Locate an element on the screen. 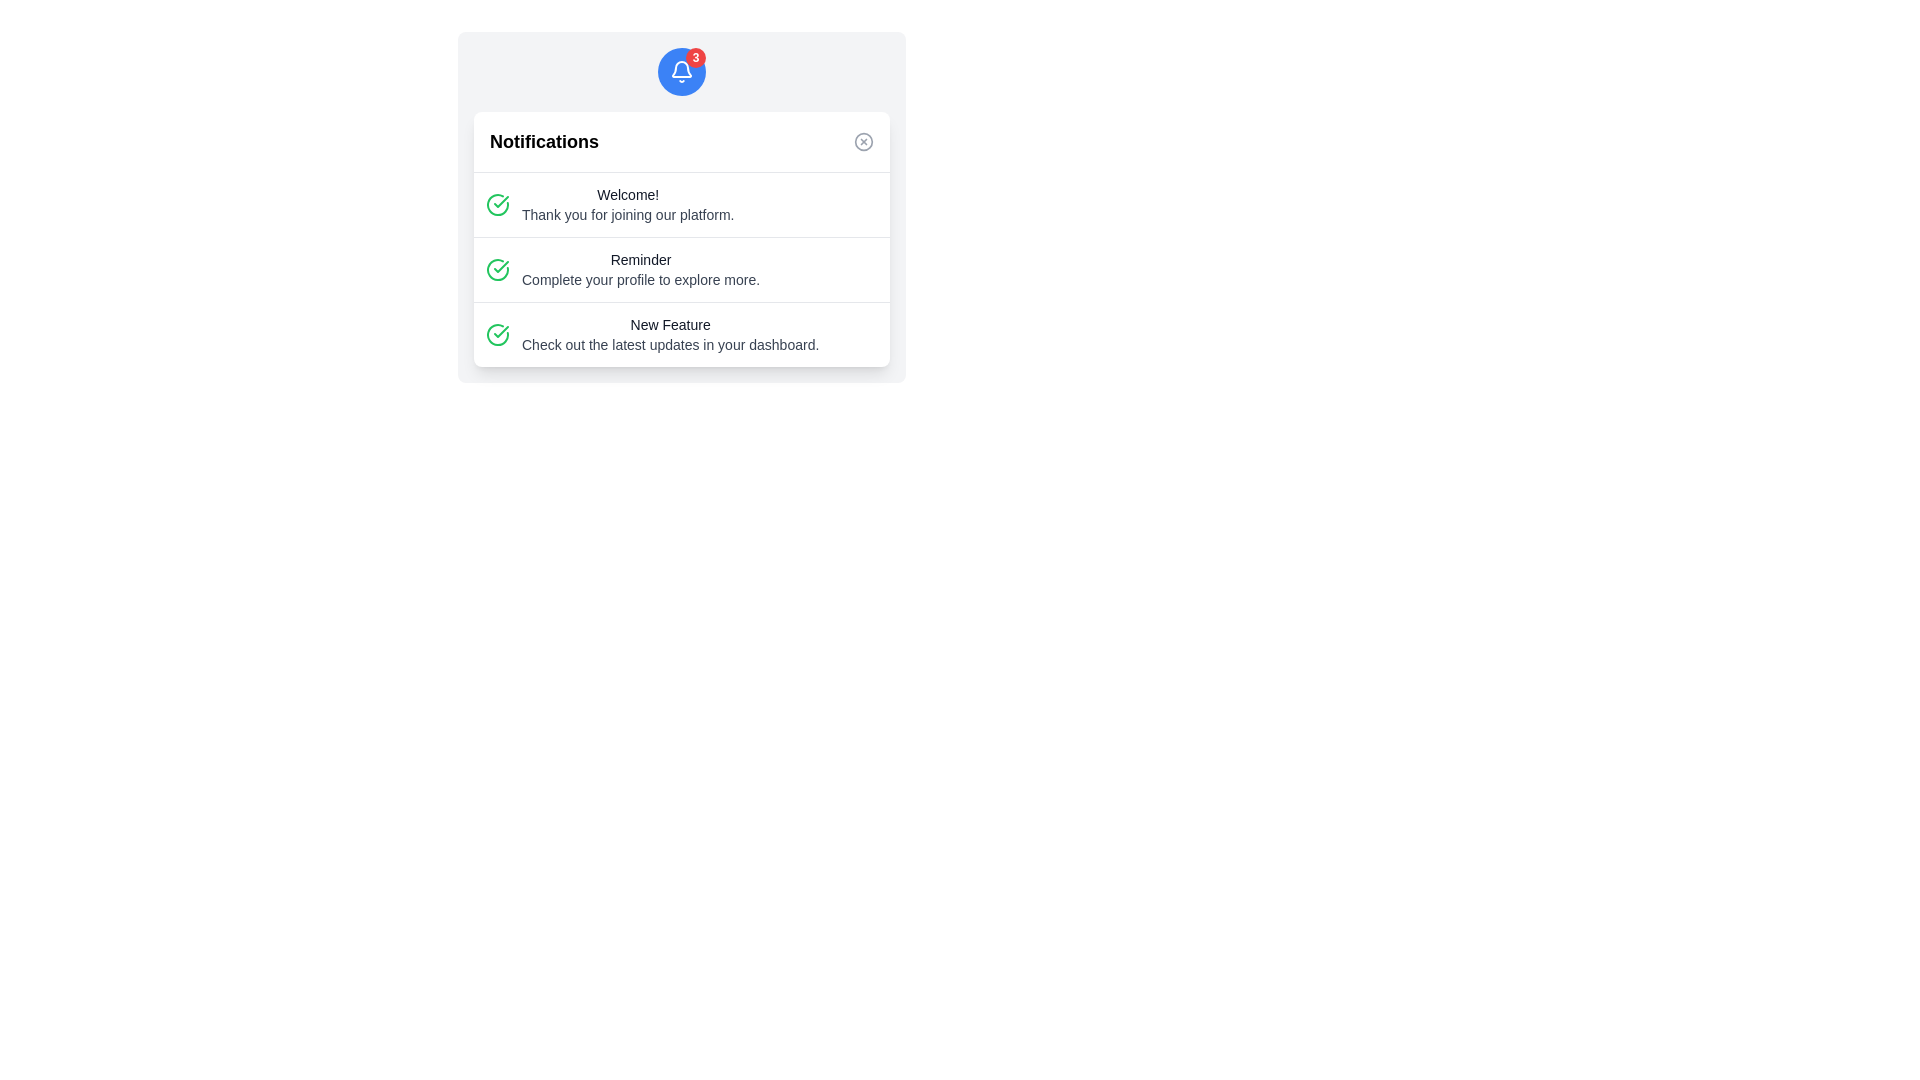 The image size is (1920, 1080). the notification visually by clicking on the success icon located at the top left of the first notification item in the list is located at coordinates (501, 201).